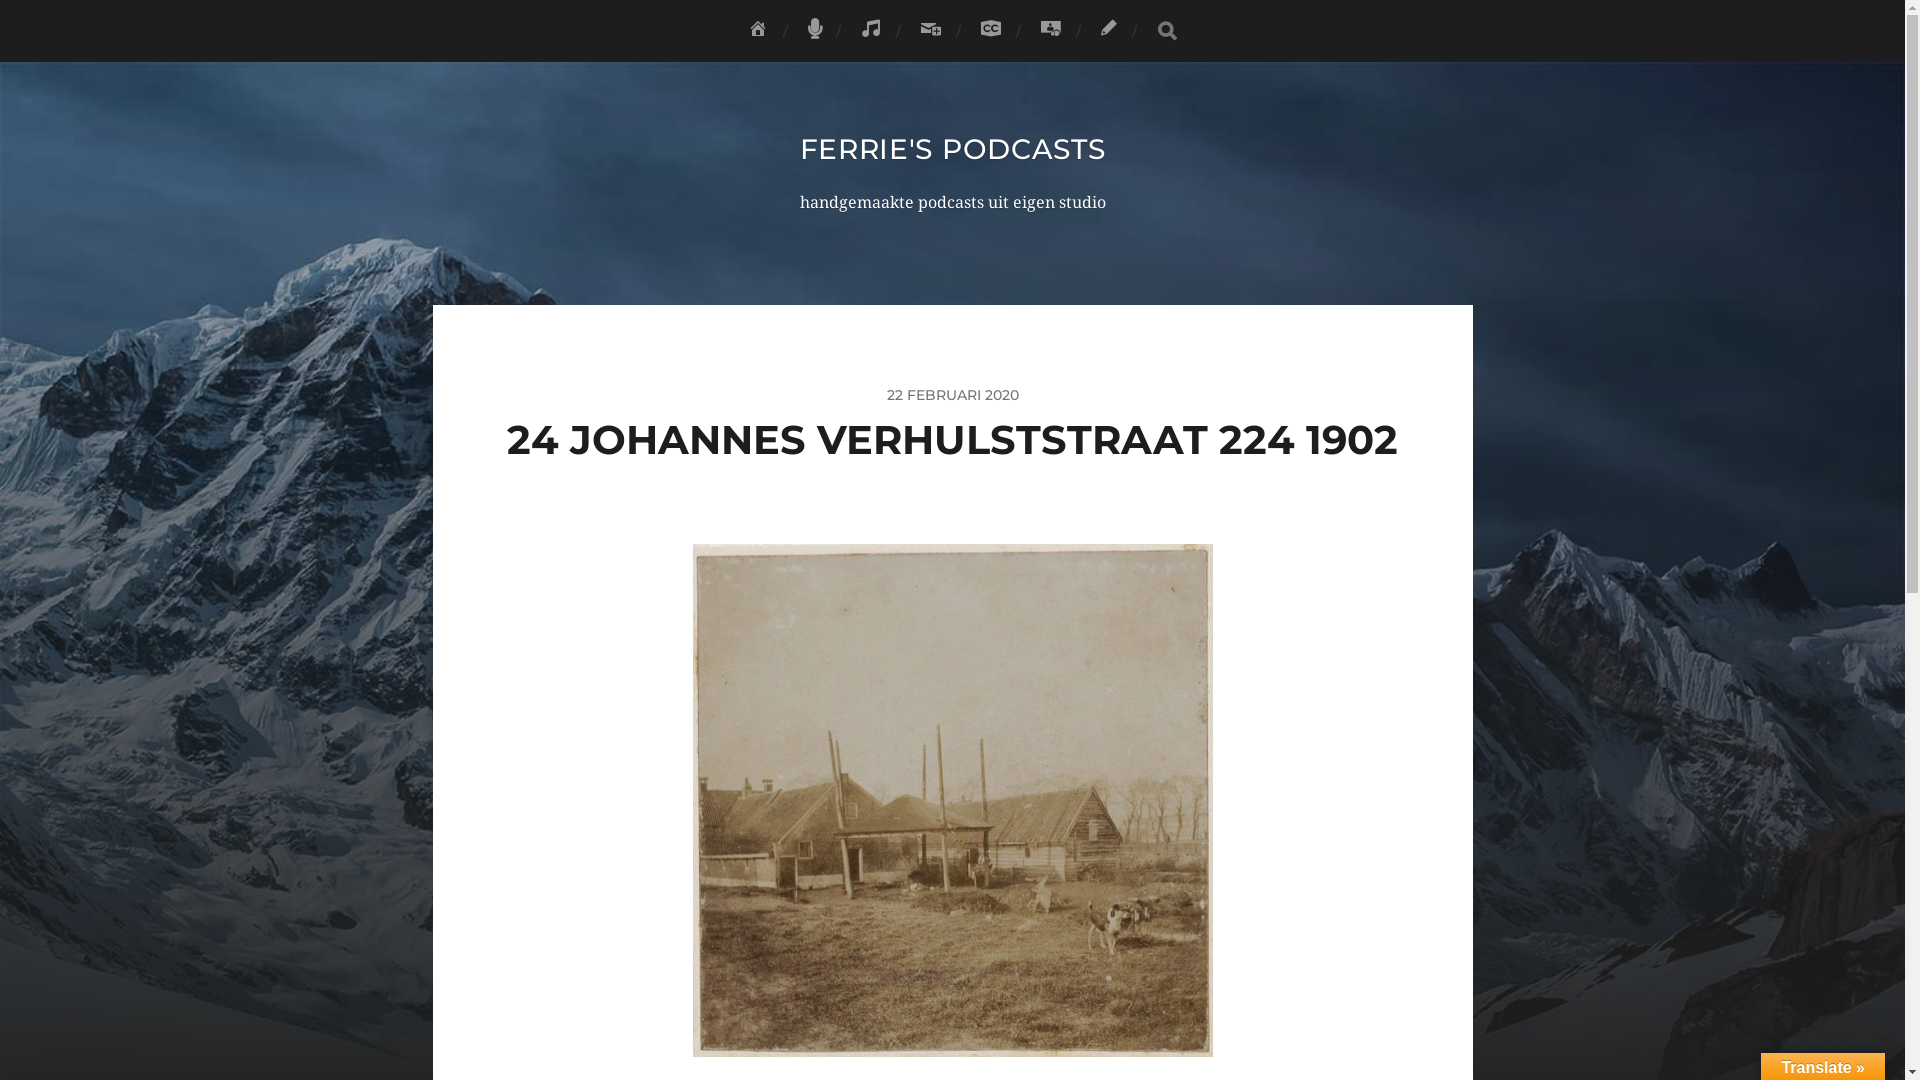  I want to click on 'DONEREN', so click(1050, 30).